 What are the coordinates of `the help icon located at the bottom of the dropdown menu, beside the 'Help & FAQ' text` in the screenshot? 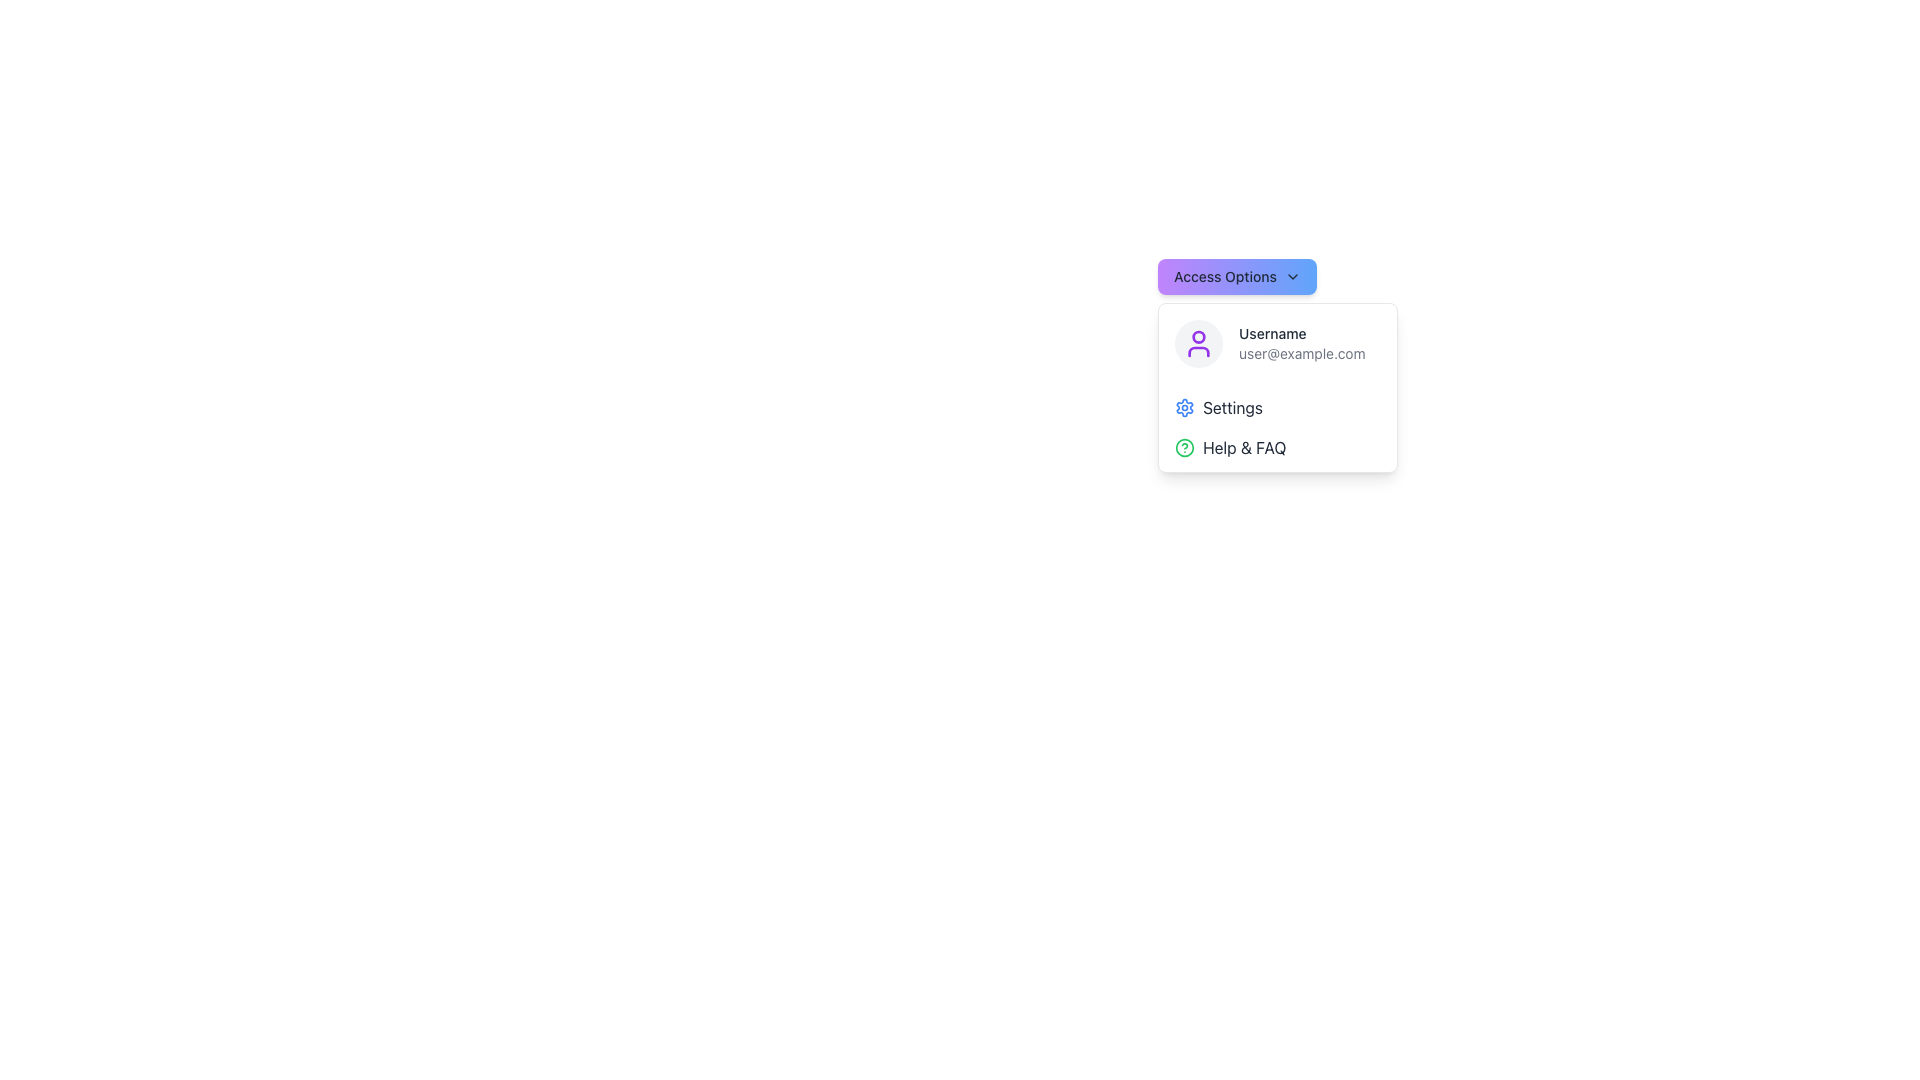 It's located at (1185, 446).